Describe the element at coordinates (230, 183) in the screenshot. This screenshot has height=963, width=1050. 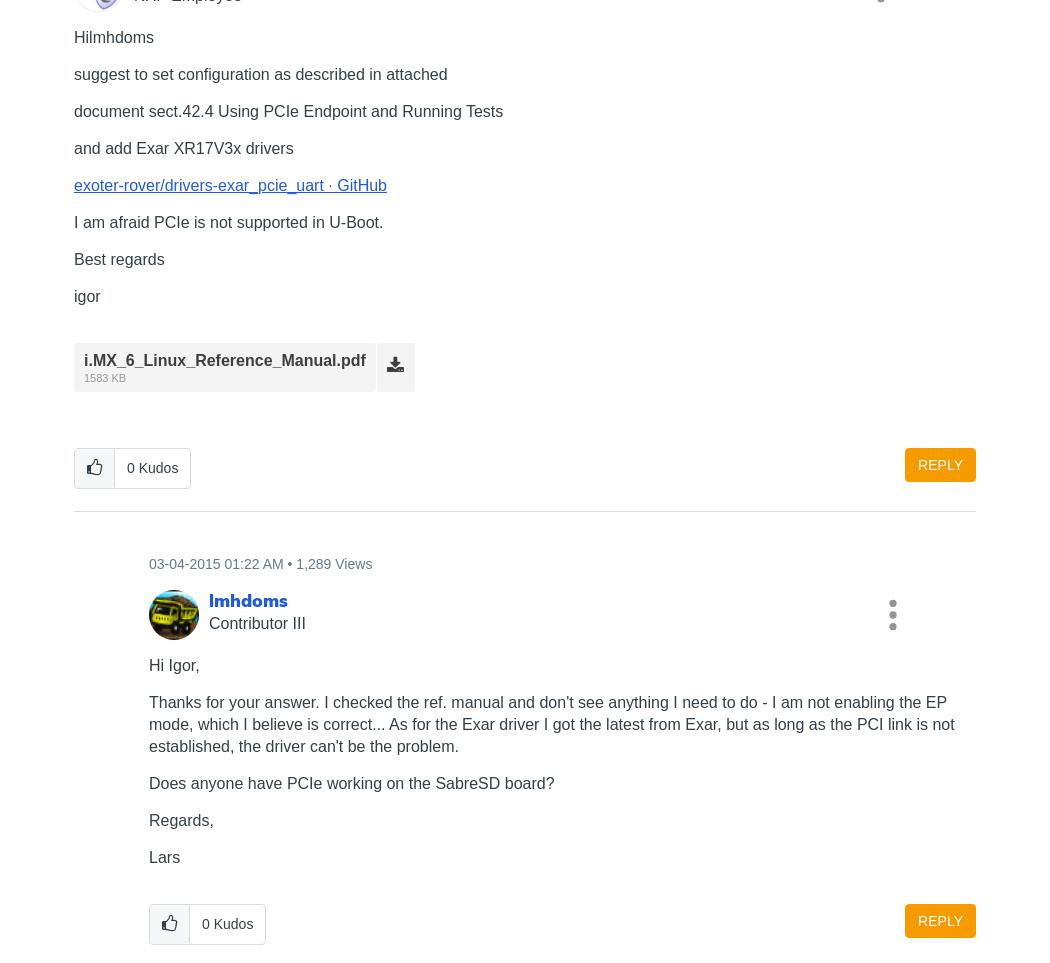
I see `'exoter-rover/drivers-exar_pcie_uart · GitHub'` at that location.